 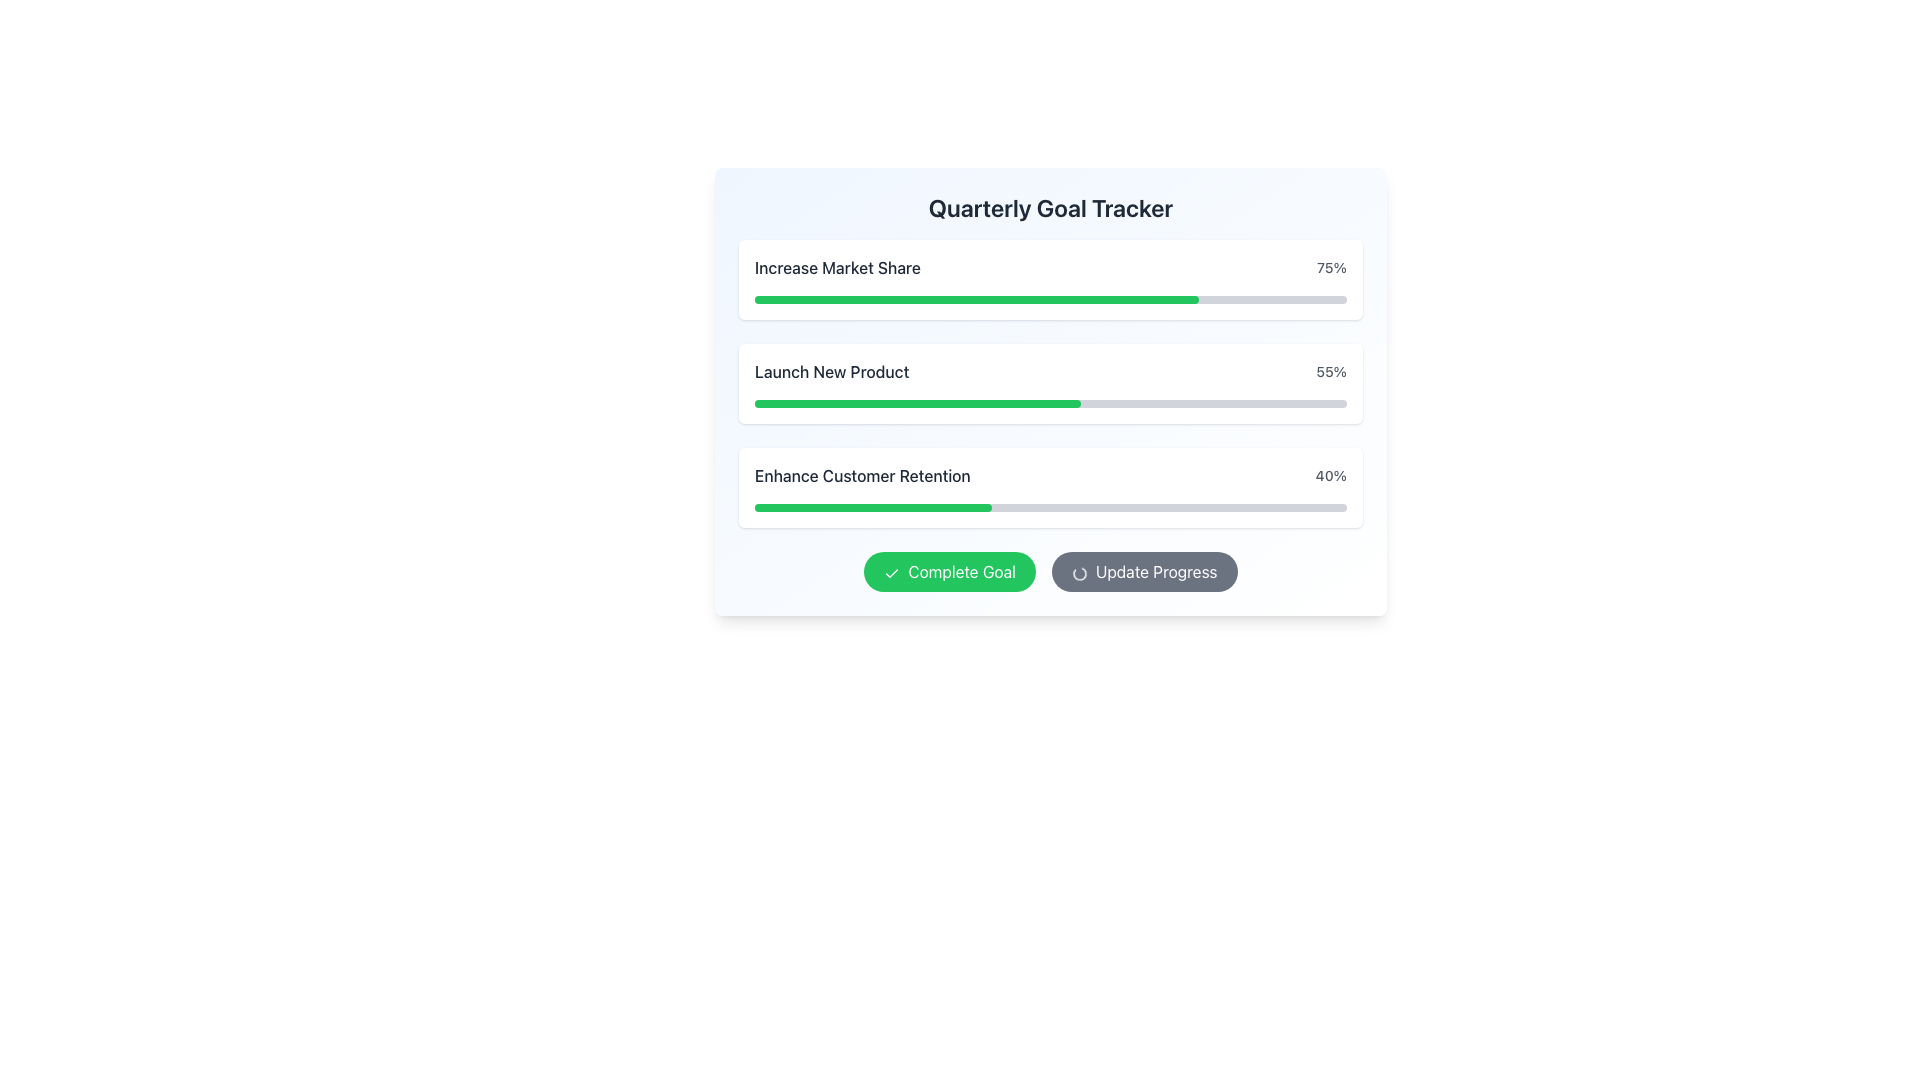 I want to click on text from the Text Label displaying the percentage value '75%' which indicates the progress of the task 'Increase Market Share', so click(x=1332, y=266).